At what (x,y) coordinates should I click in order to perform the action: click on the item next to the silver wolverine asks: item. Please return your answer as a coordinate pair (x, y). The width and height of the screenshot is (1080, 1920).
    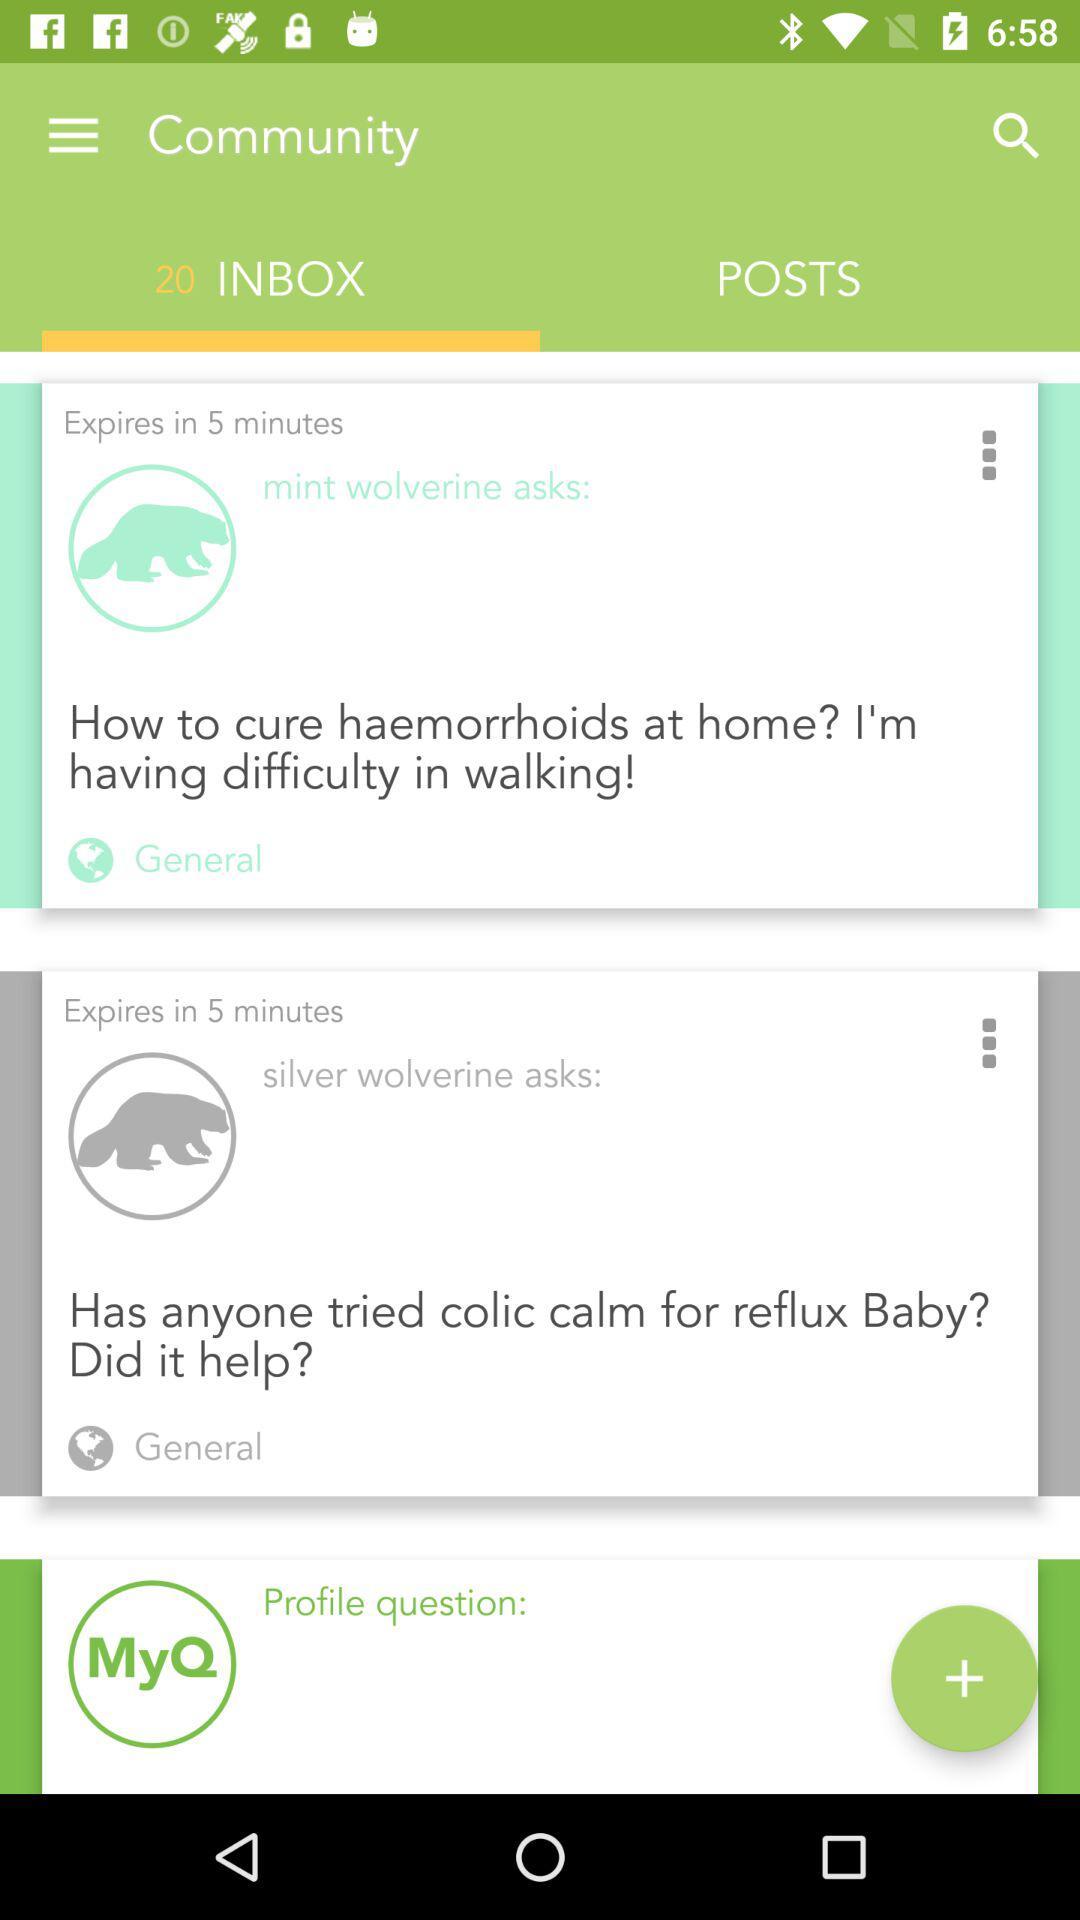
    Looking at the image, I should click on (988, 1044).